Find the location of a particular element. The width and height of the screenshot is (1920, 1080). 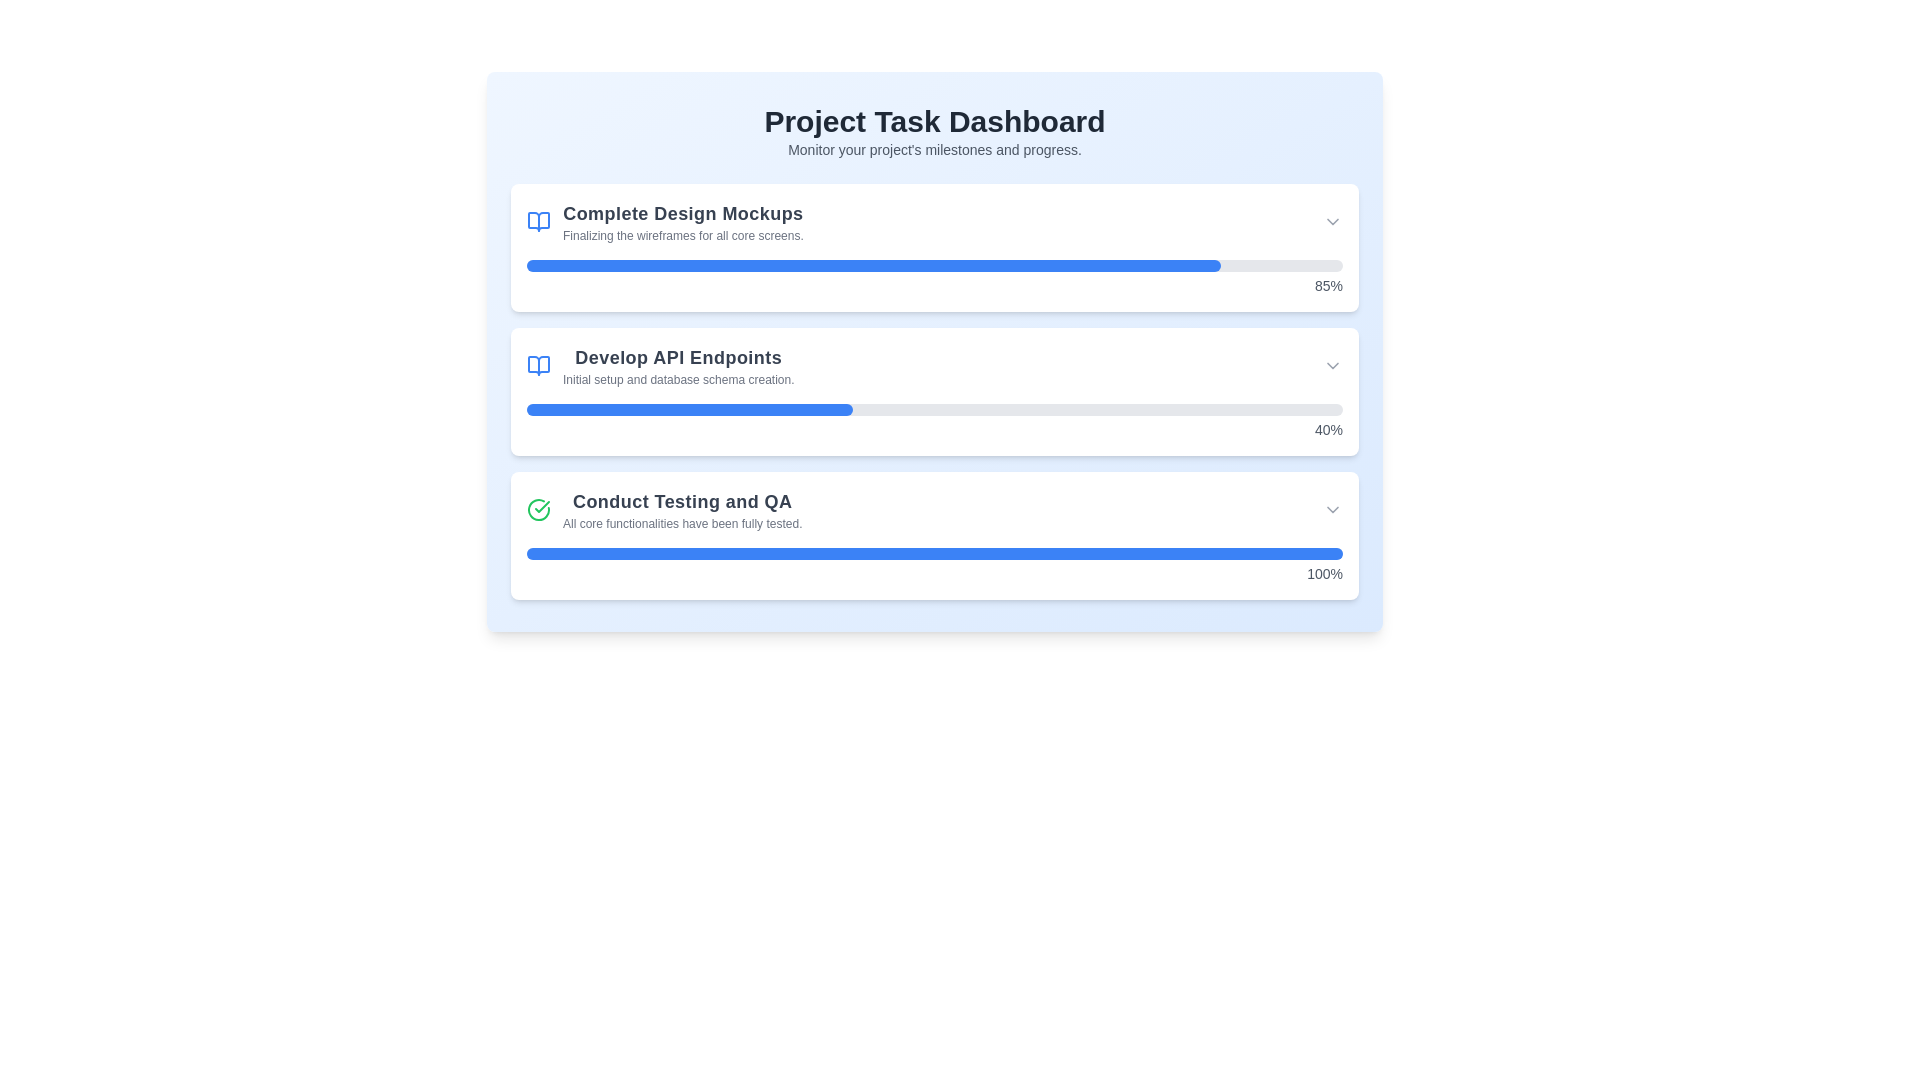

progress is located at coordinates (1130, 408).